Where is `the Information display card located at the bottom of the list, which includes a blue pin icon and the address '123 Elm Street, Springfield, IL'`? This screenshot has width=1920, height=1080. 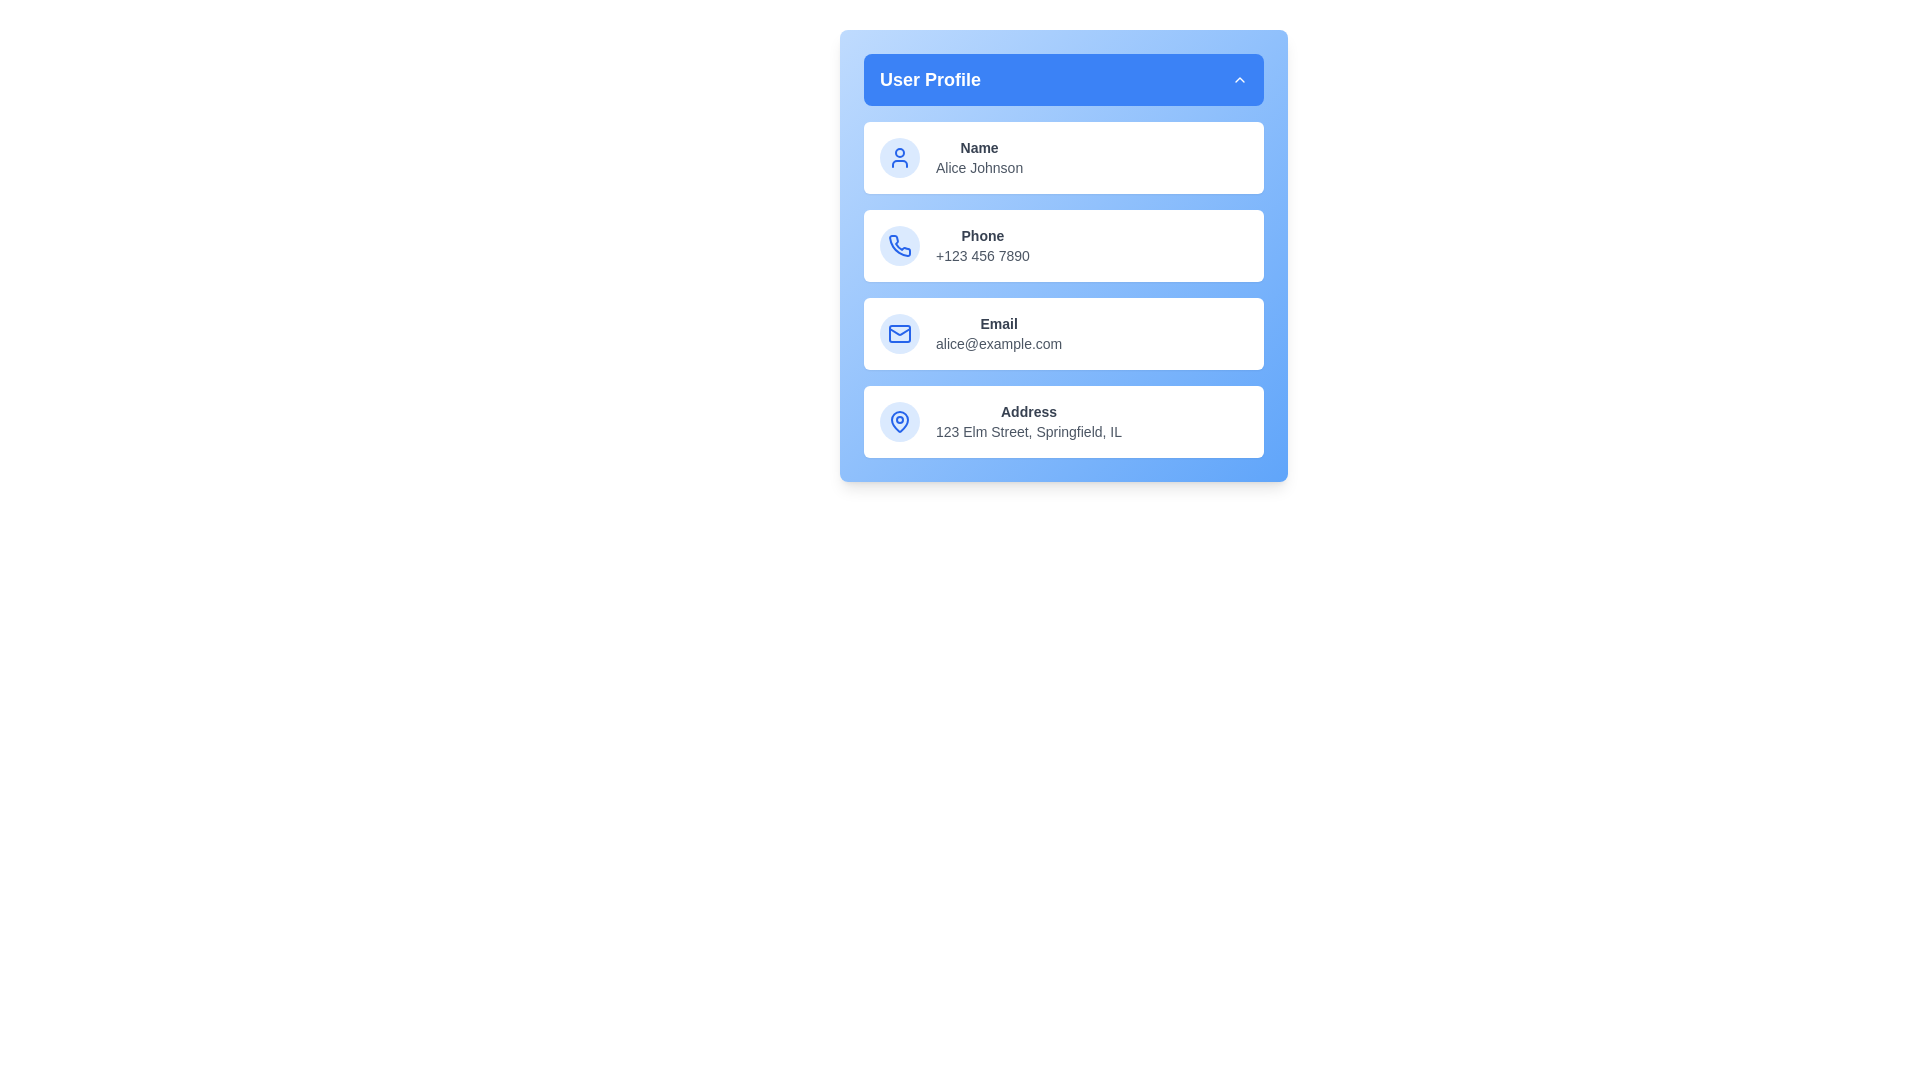
the Information display card located at the bottom of the list, which includes a blue pin icon and the address '123 Elm Street, Springfield, IL' is located at coordinates (1063, 420).